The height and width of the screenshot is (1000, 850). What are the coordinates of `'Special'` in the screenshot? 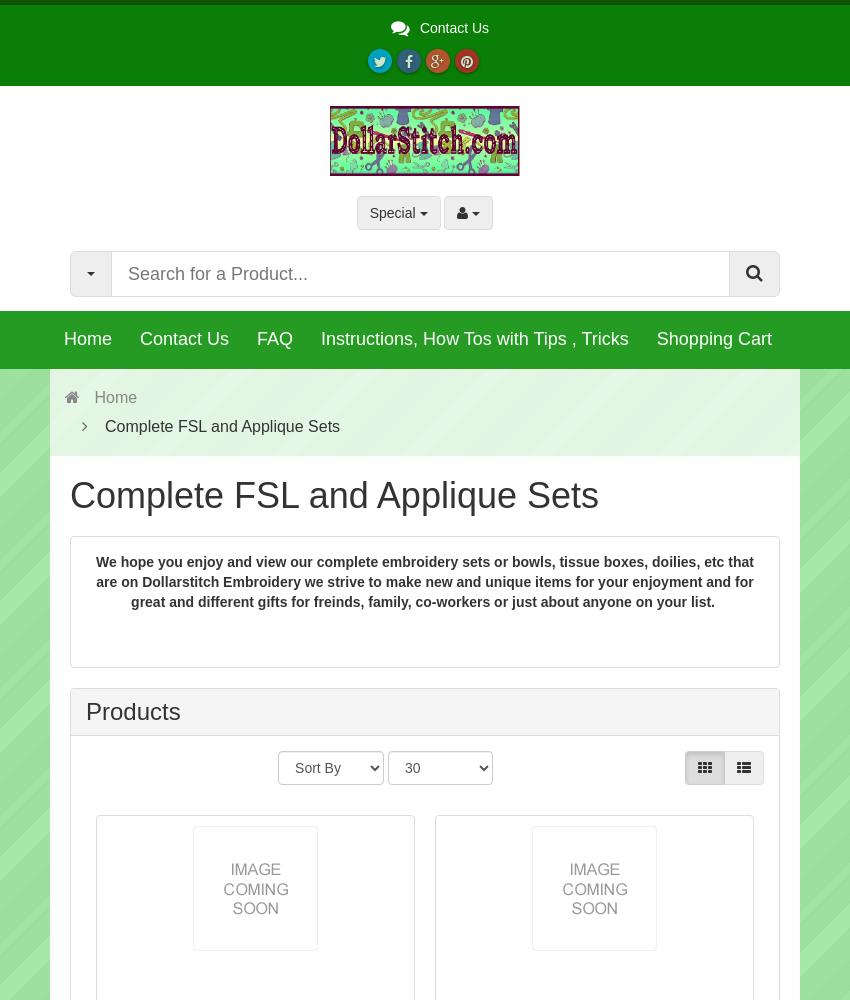 It's located at (393, 212).